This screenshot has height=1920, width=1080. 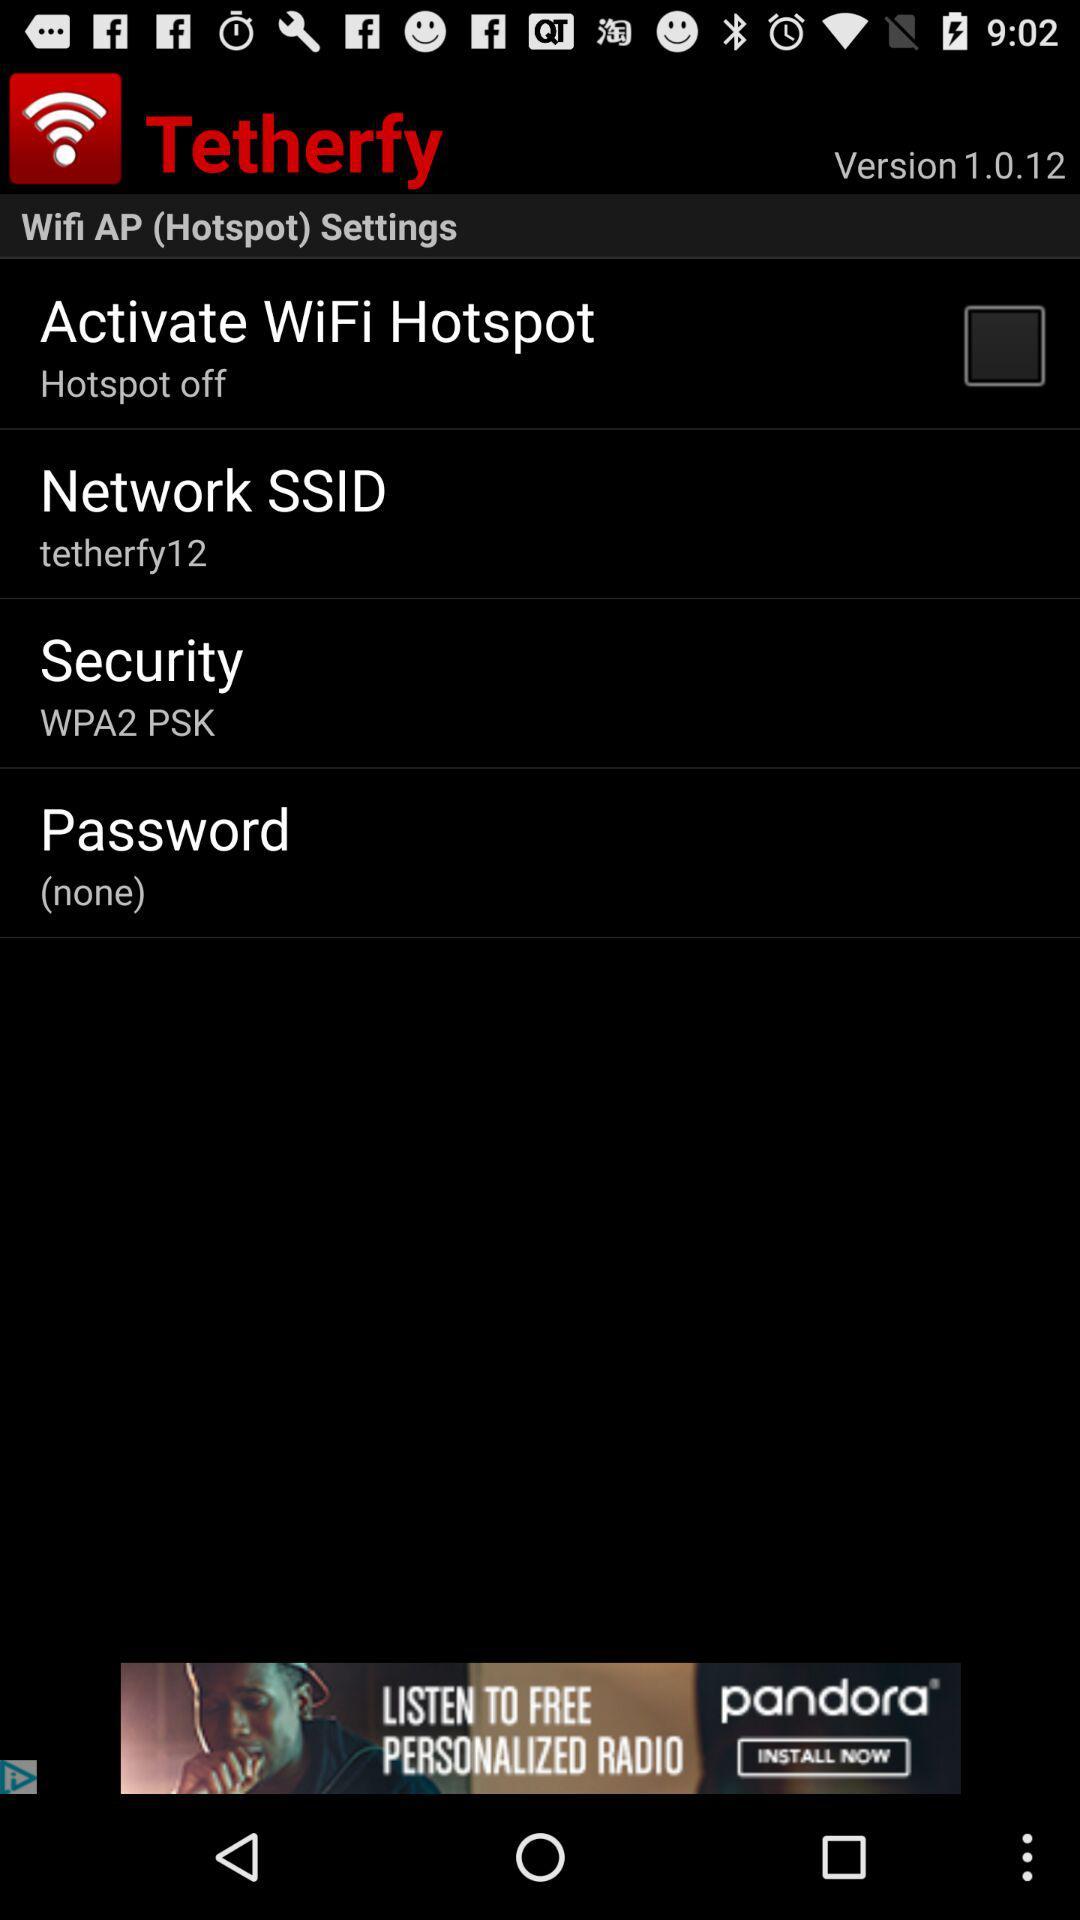 What do you see at coordinates (1003, 344) in the screenshot?
I see `the item to the right of activate wifi hotspot app` at bounding box center [1003, 344].